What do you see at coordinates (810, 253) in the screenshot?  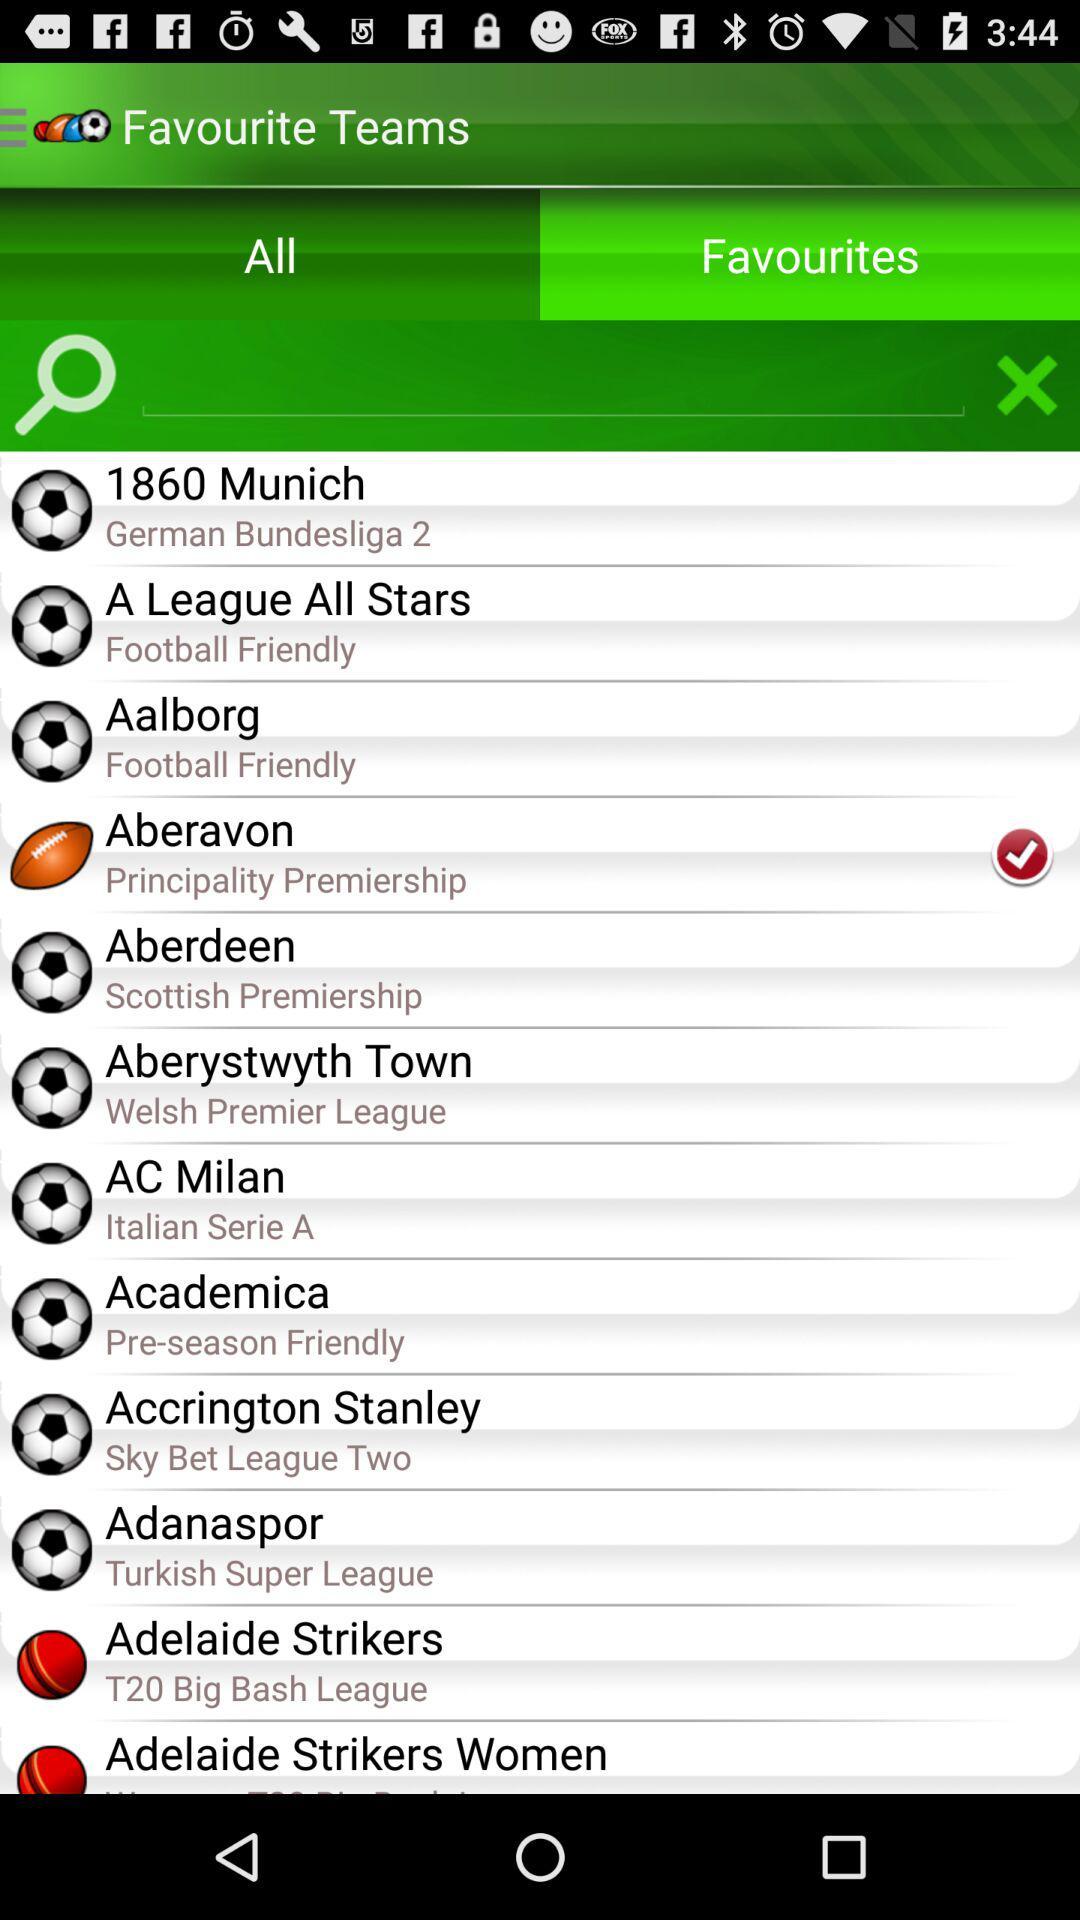 I see `favourites button` at bounding box center [810, 253].